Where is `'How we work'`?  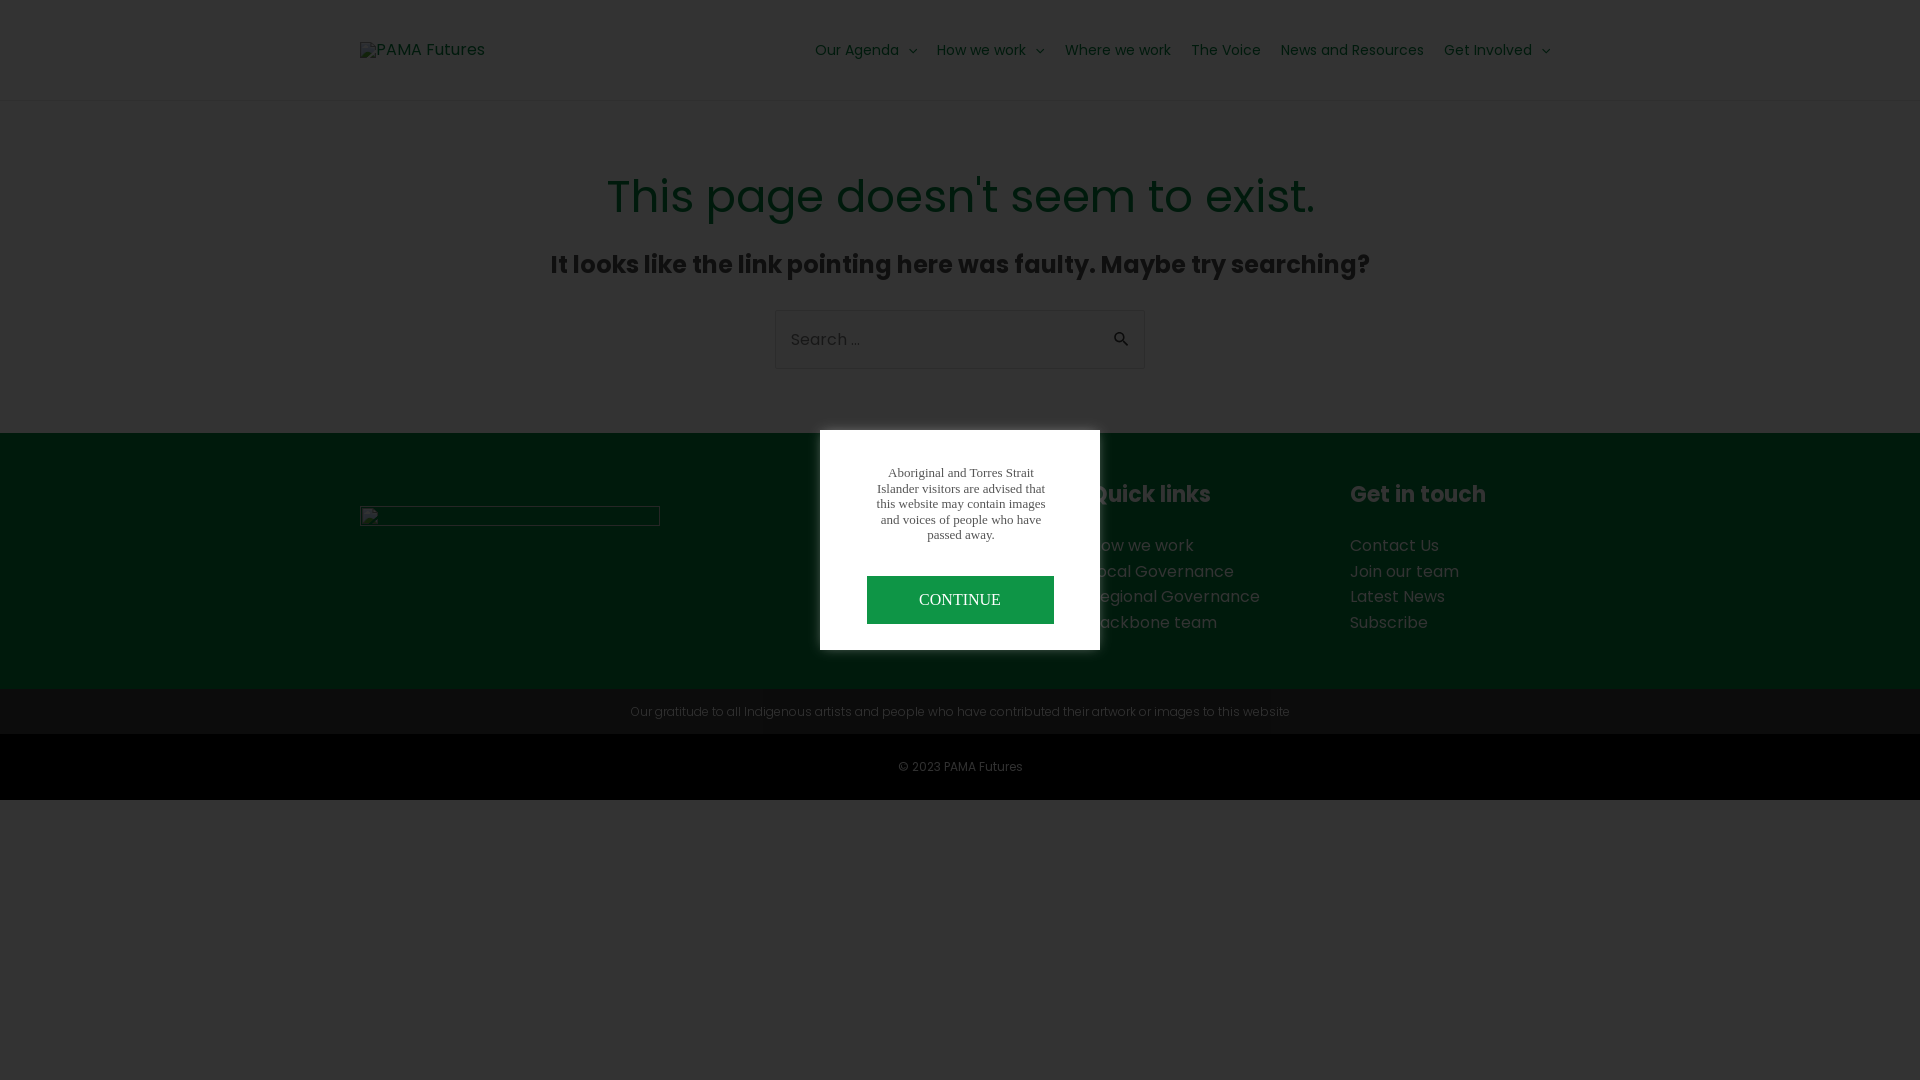 'How we work' is located at coordinates (990, 49).